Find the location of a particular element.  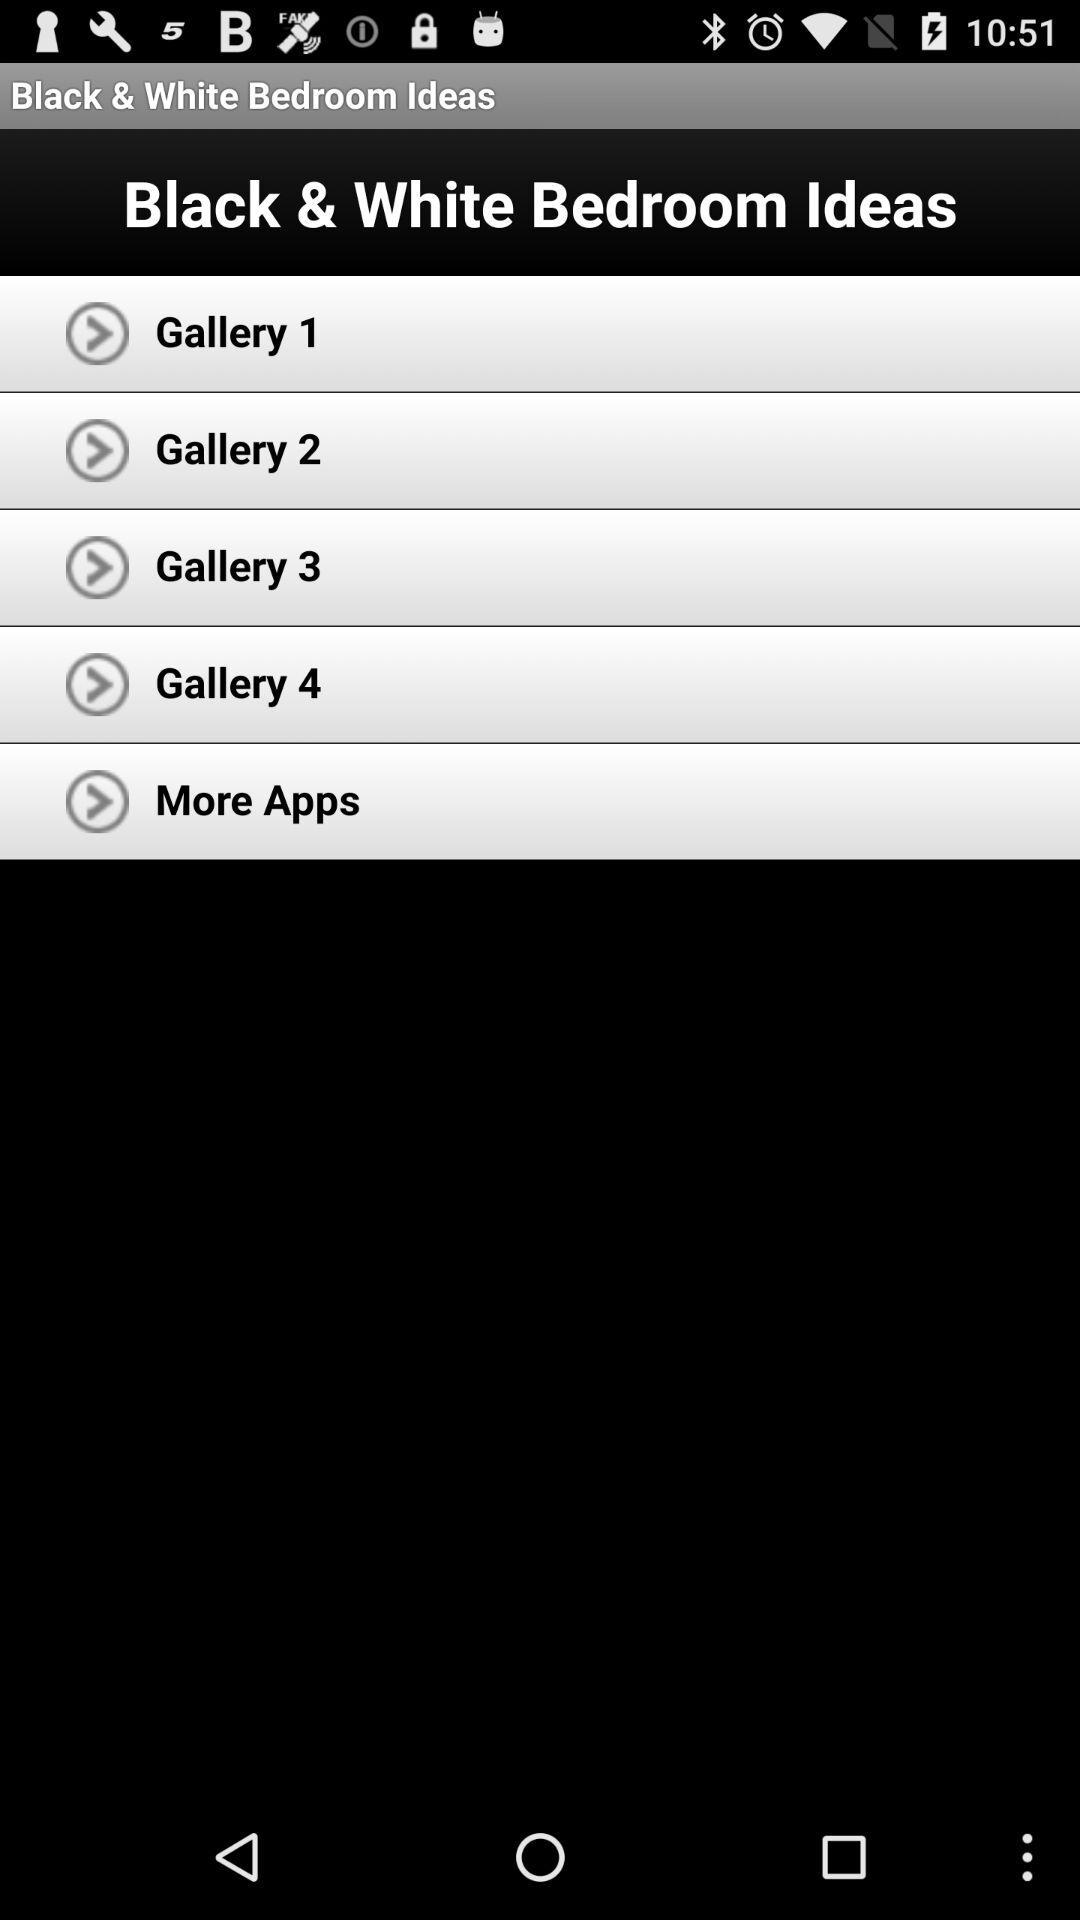

the gallery 1 icon is located at coordinates (237, 330).